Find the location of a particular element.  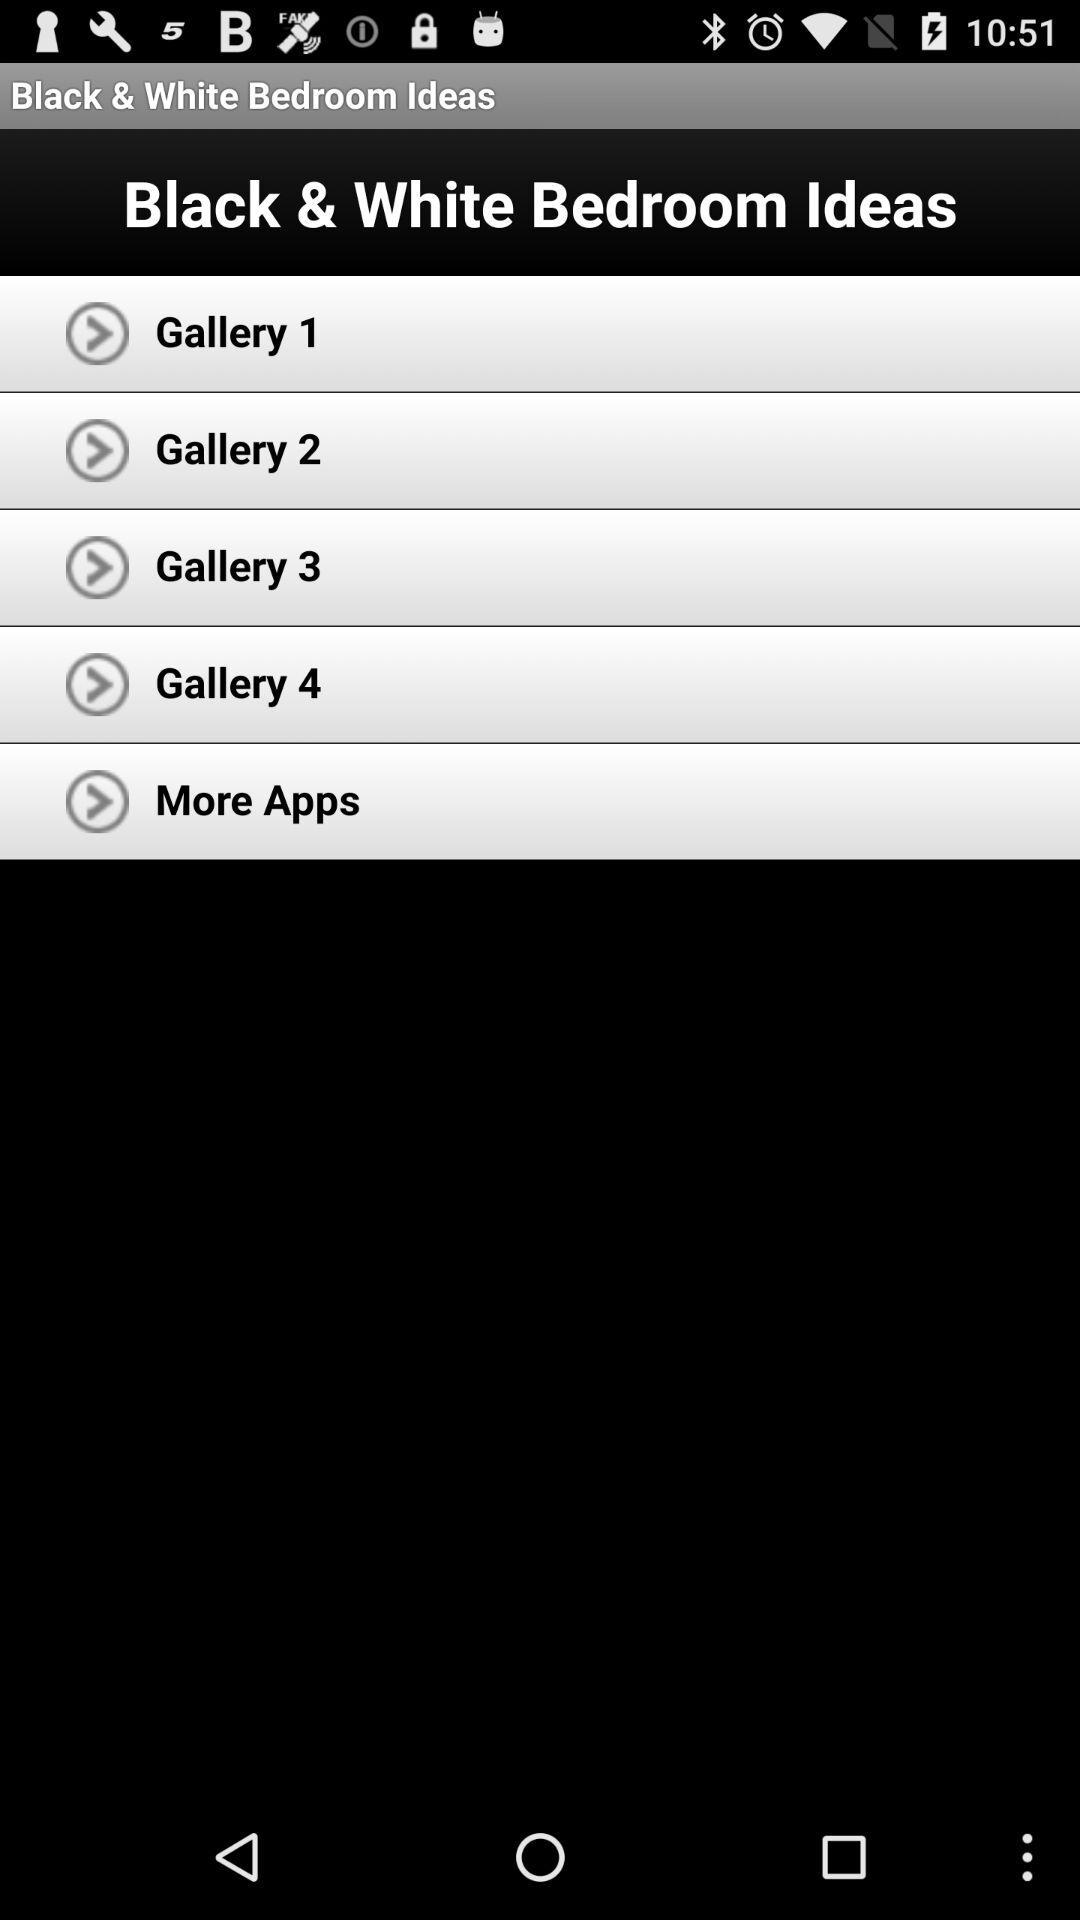

the gallery 1 icon is located at coordinates (237, 330).